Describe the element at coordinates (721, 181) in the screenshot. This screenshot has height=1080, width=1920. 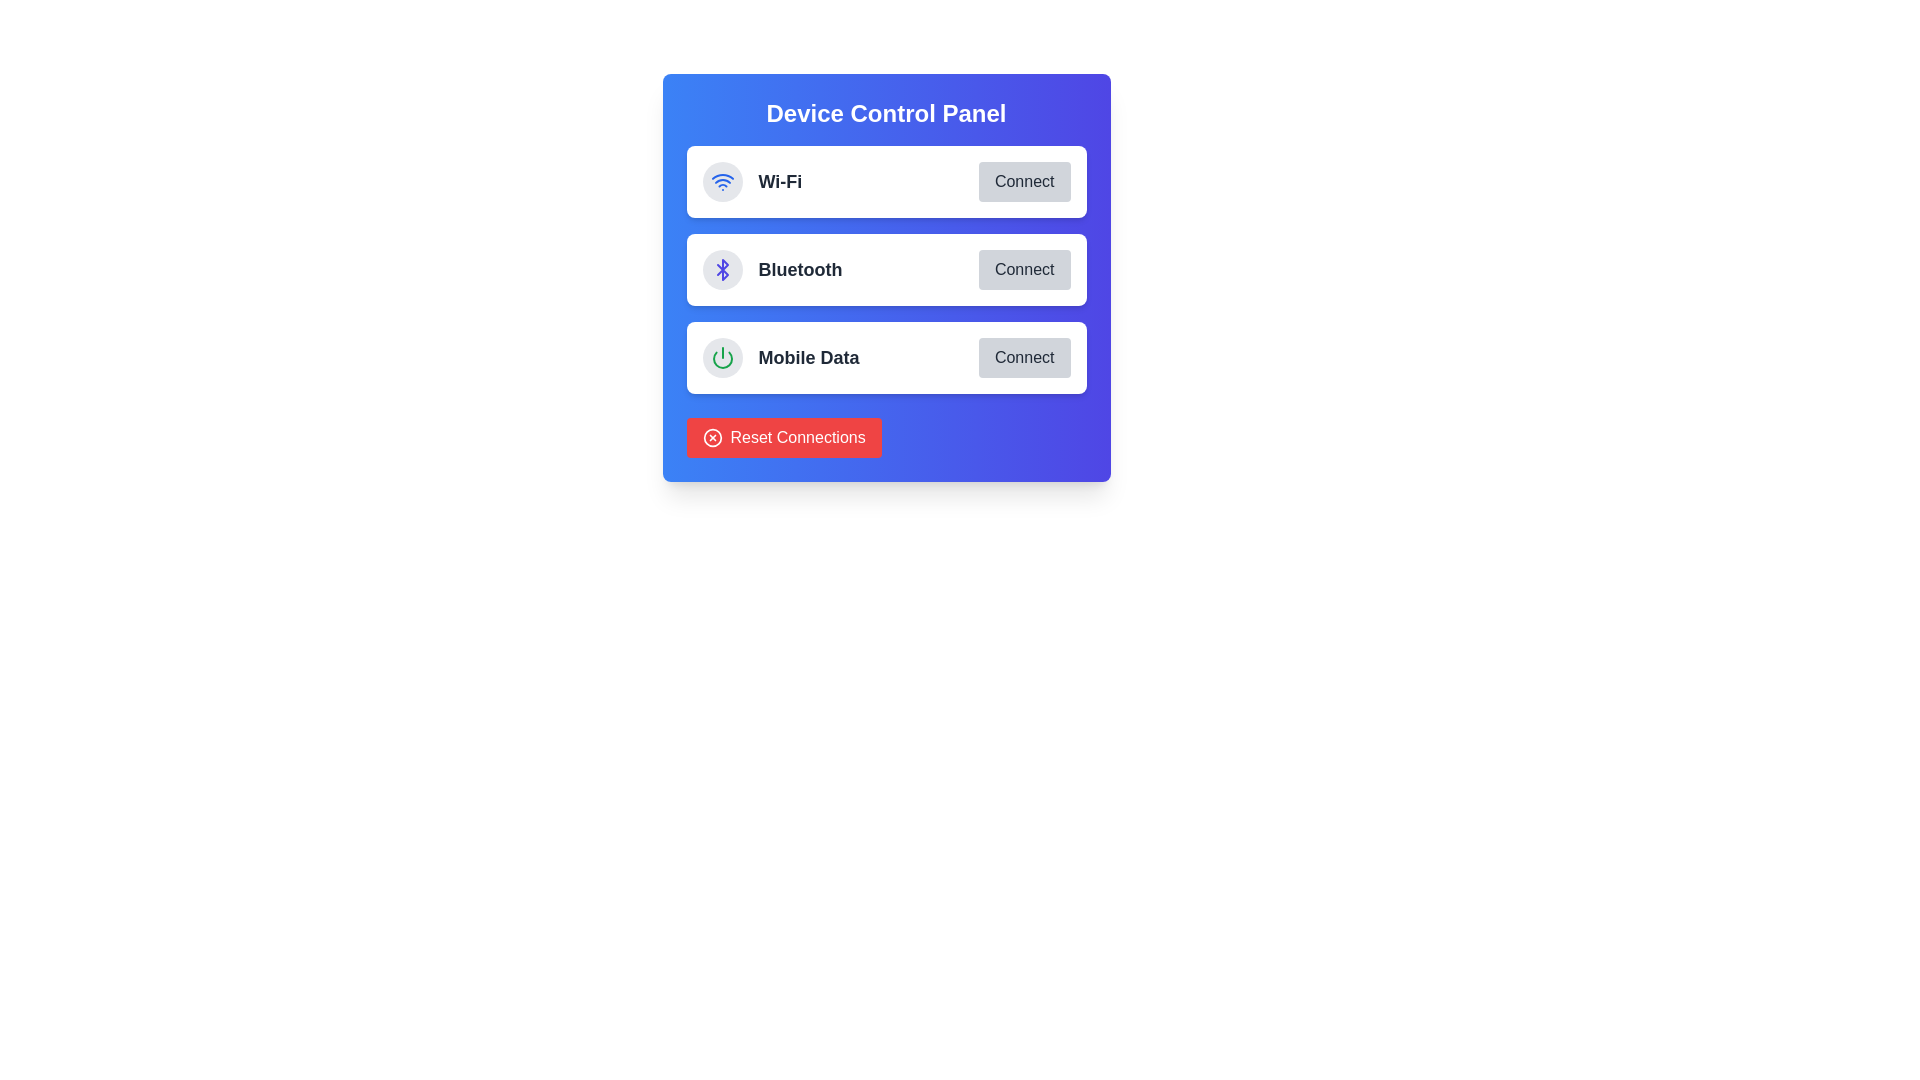
I see `the Wi-Fi icon located in the top region of the blue panel labeled 'Device Control Panel', which is the first item in a vertical list of icons` at that location.